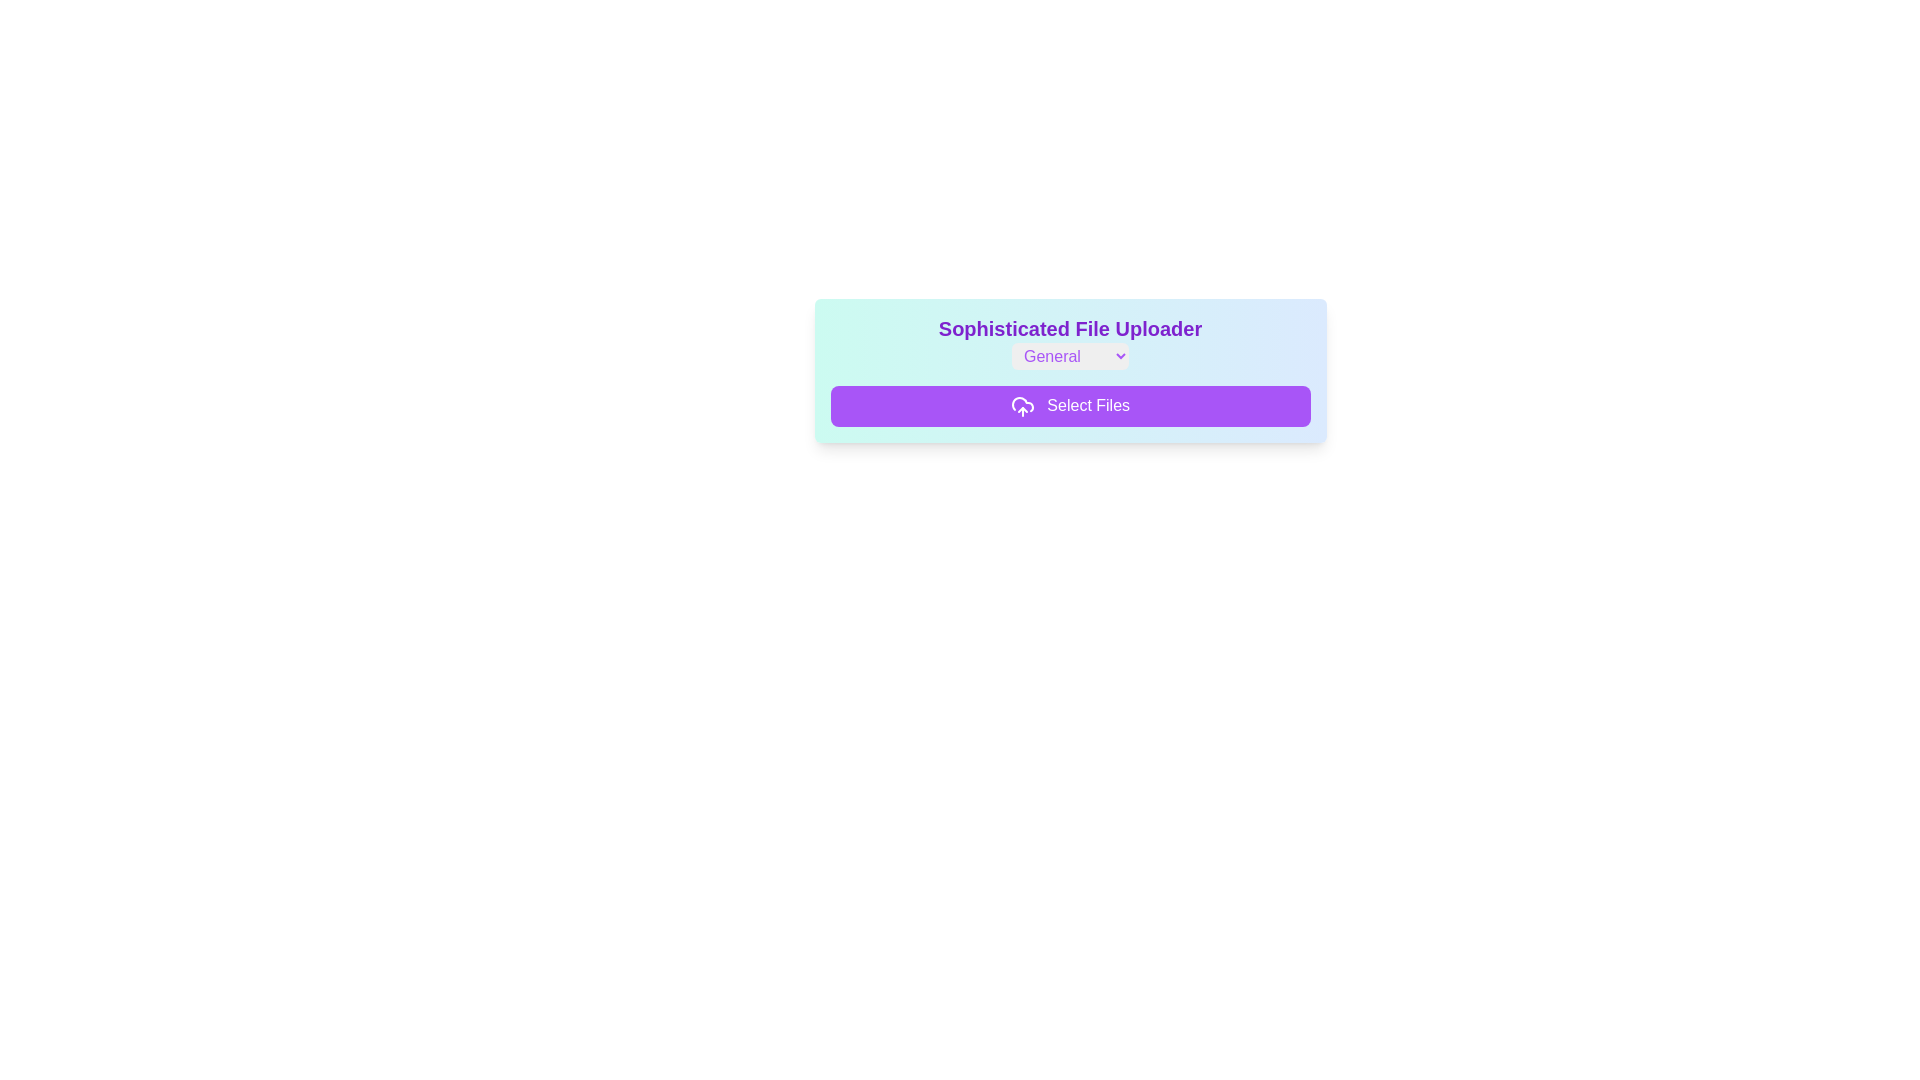  Describe the element at coordinates (1069, 341) in the screenshot. I see `the title and quick navigation segment for categorizing files to be uploaded, which is located at the top section of a card-like UI component` at that location.